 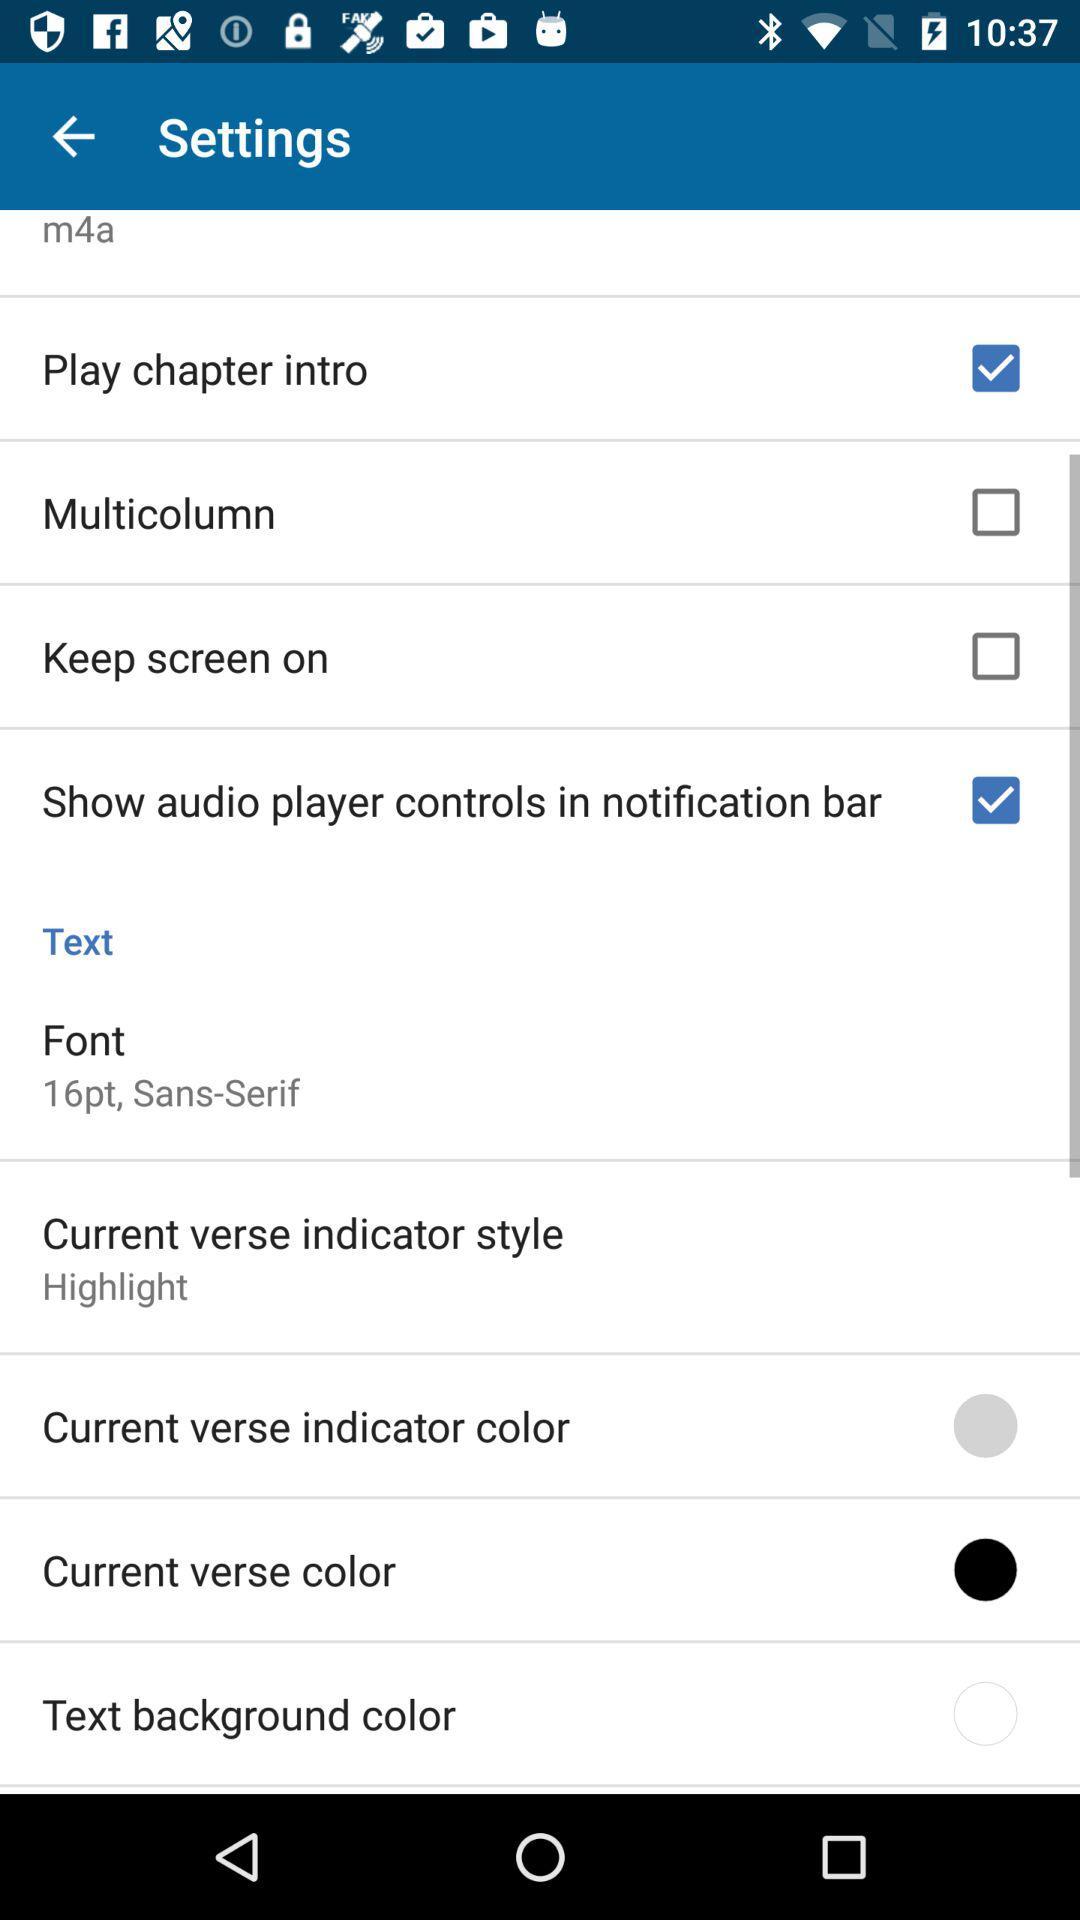 I want to click on text background color icon, so click(x=248, y=1706).